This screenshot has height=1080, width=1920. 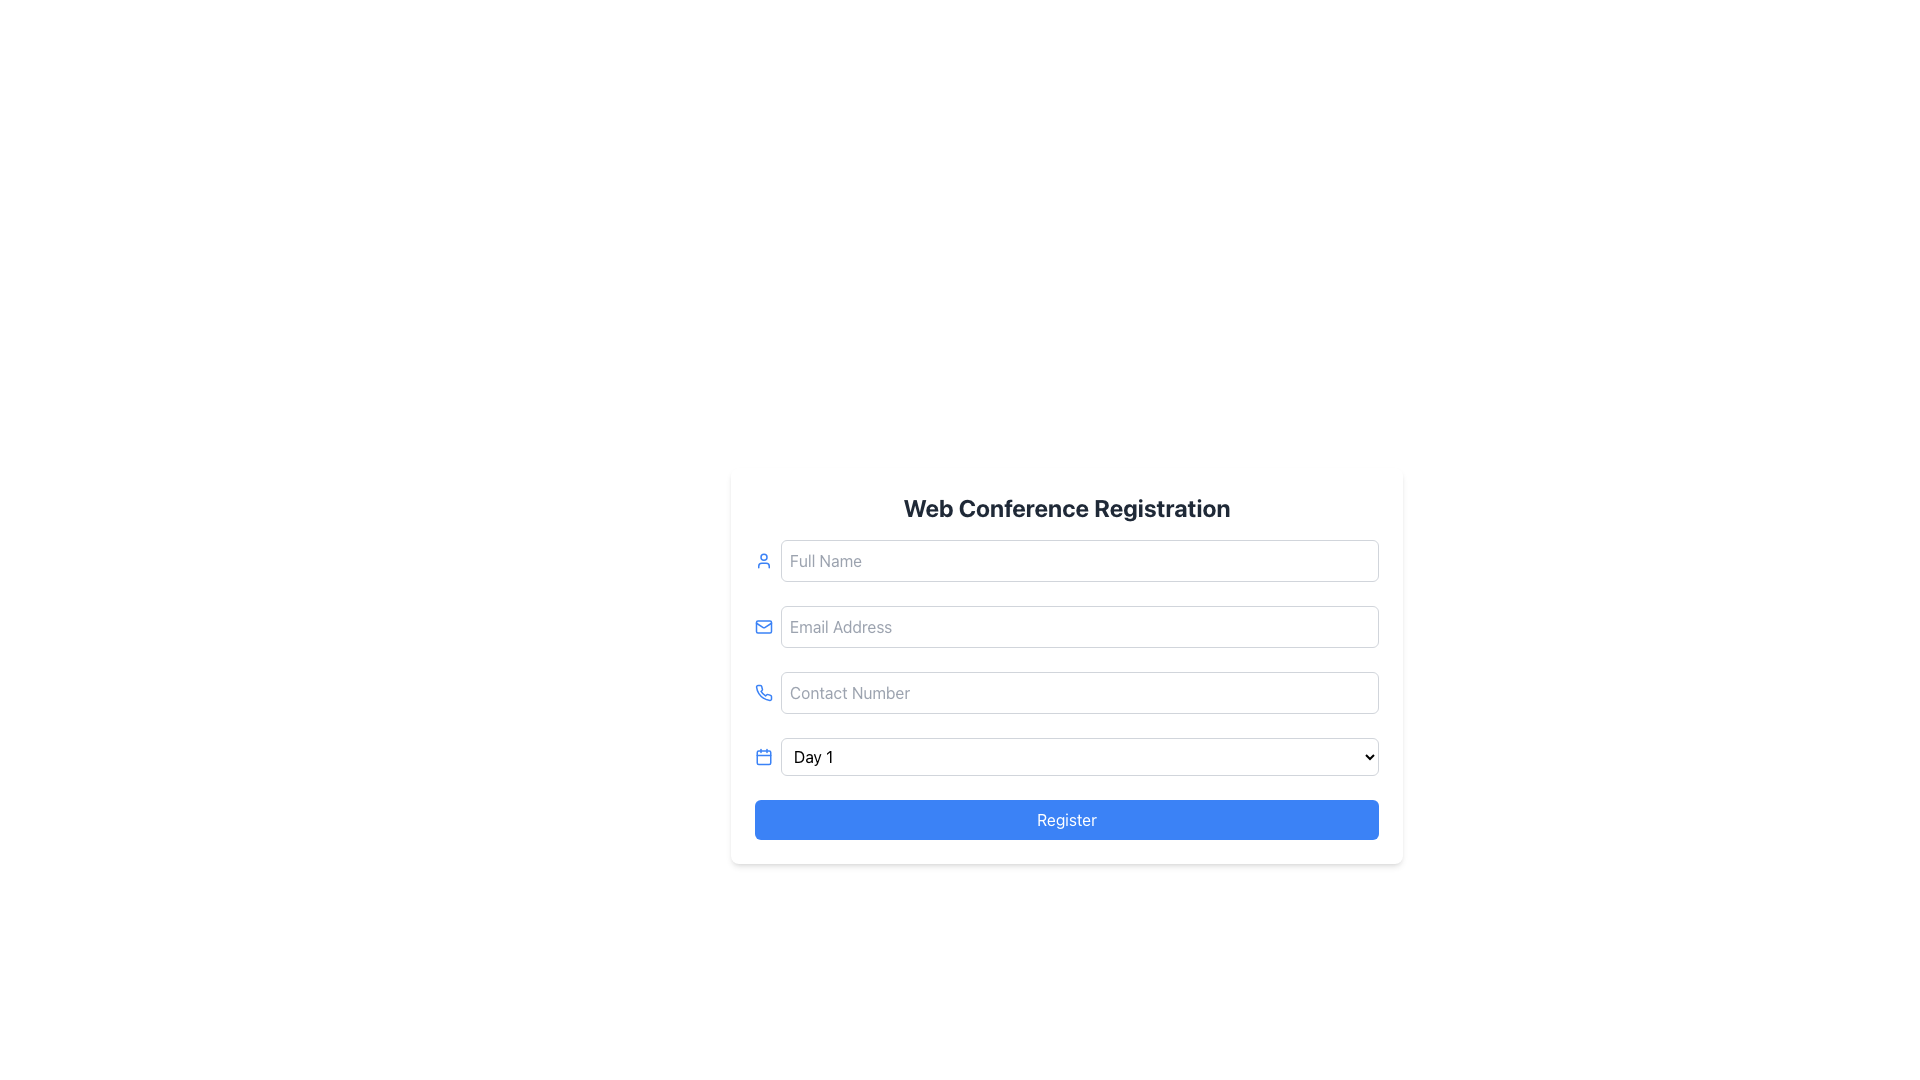 What do you see at coordinates (762, 692) in the screenshot?
I see `the blue phone icon, which is positioned leftmost in the layout above the 'Day 1' dropdown menu` at bounding box center [762, 692].